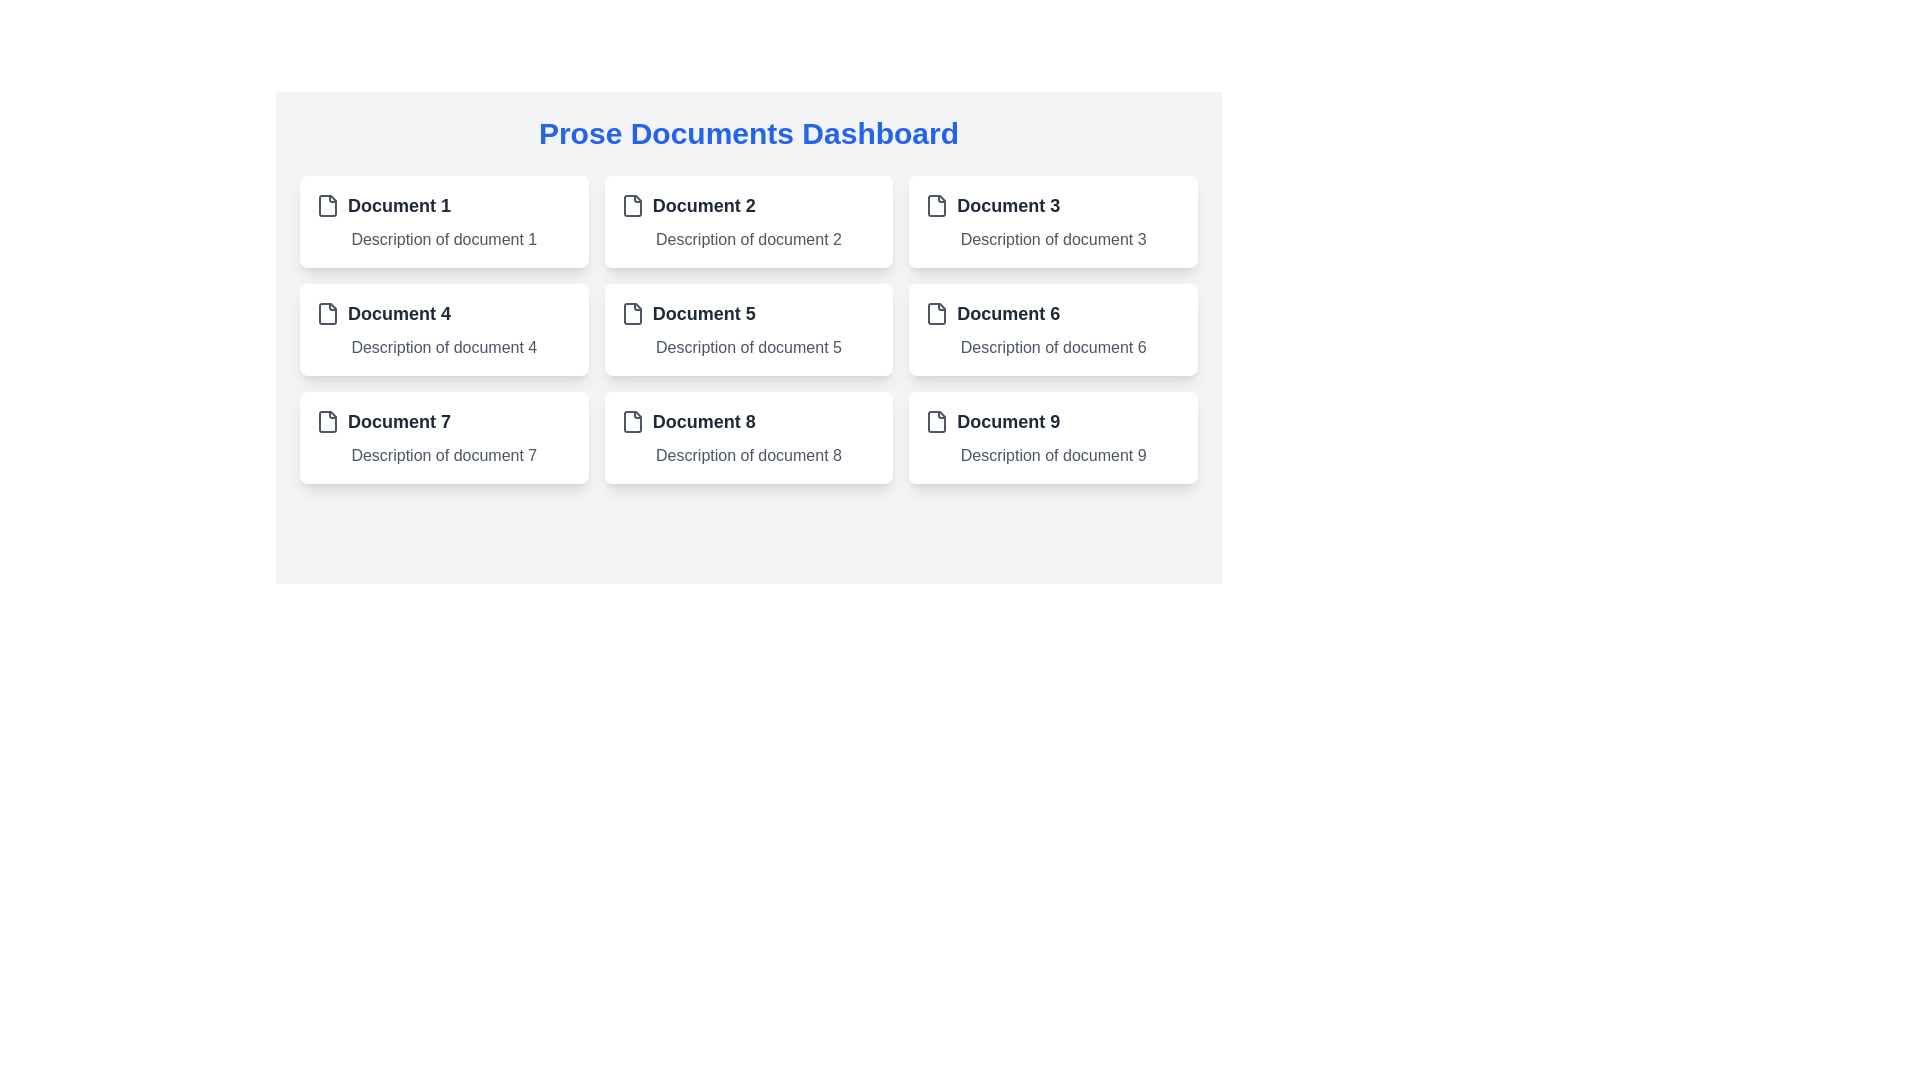 The width and height of the screenshot is (1920, 1080). What do you see at coordinates (631, 205) in the screenshot?
I see `the icon representing 'Document 2', which is positioned to the left of the text elements 'Document 2' and 'Description of document 2'` at bounding box center [631, 205].